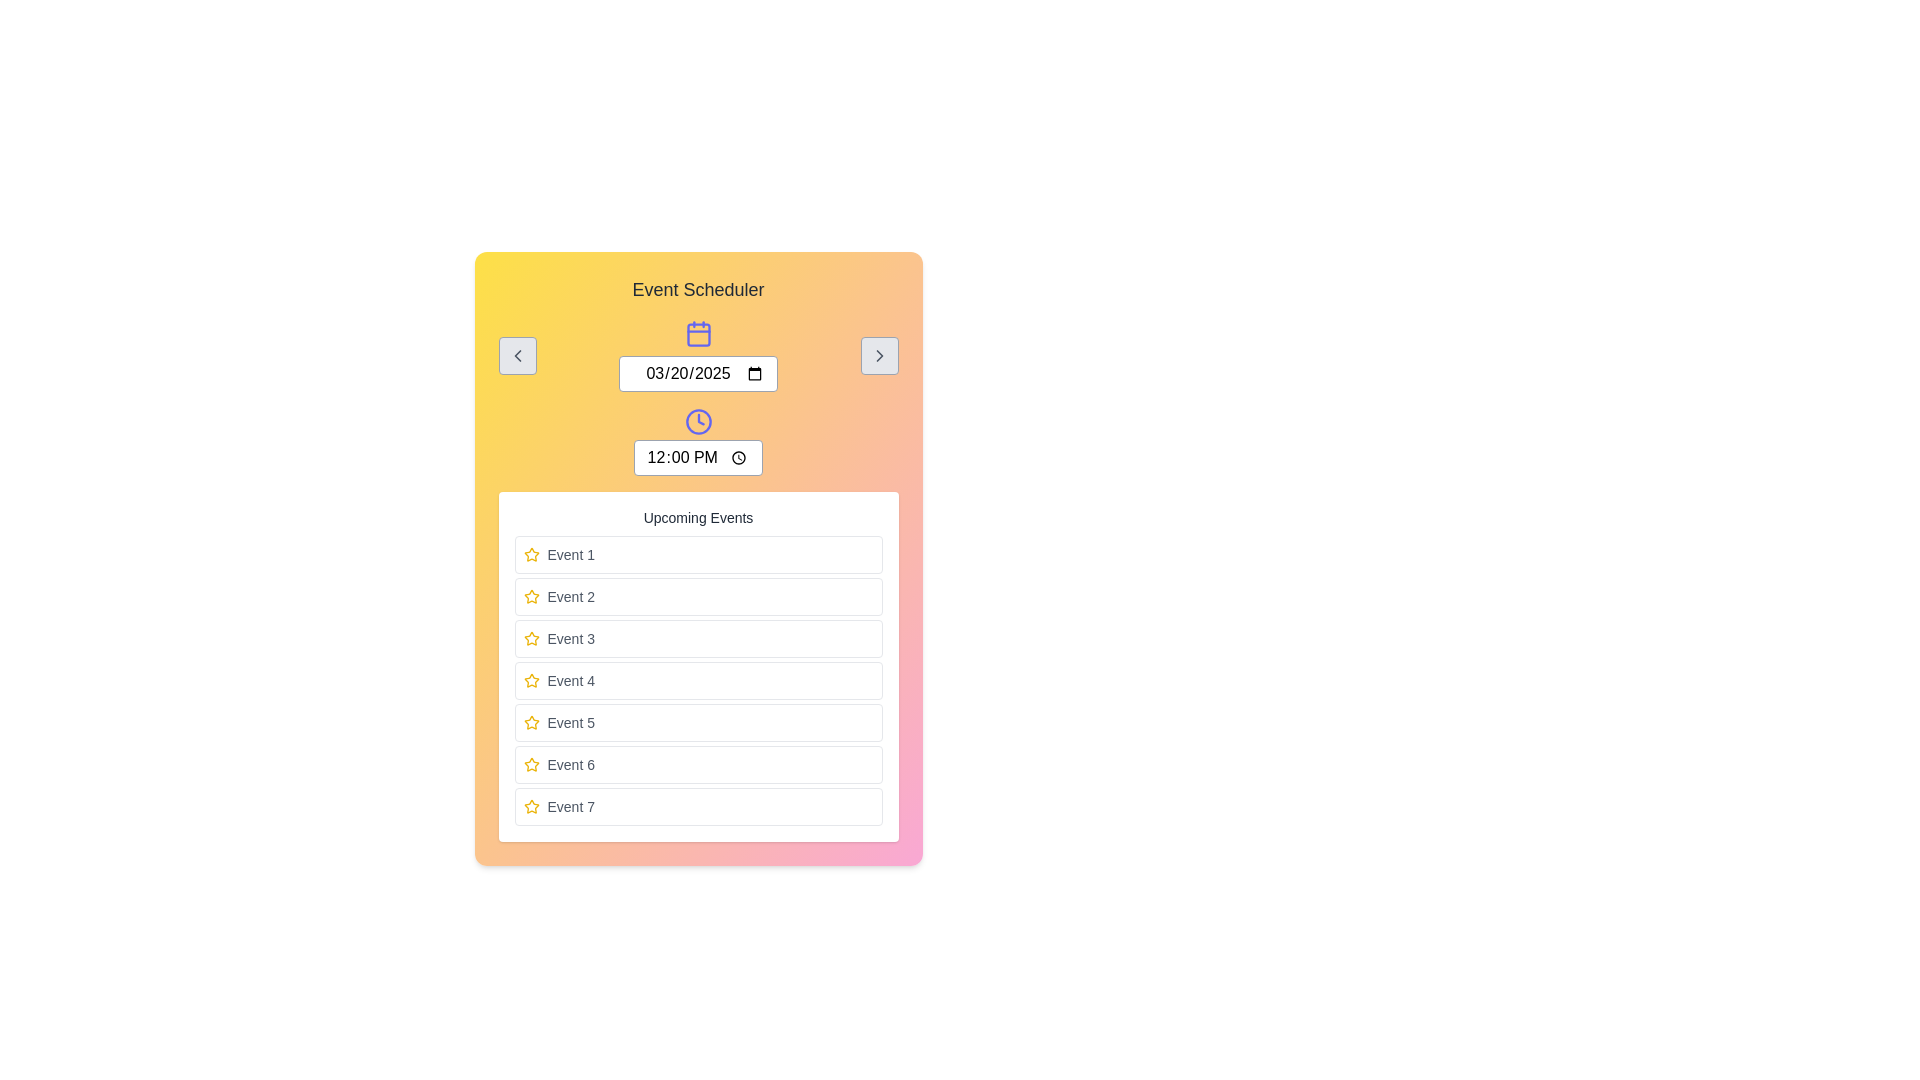 This screenshot has width=1920, height=1080. What do you see at coordinates (698, 334) in the screenshot?
I see `the decorative shape within the calendar icon in the Event Scheduler interface, positioned above the date input field` at bounding box center [698, 334].